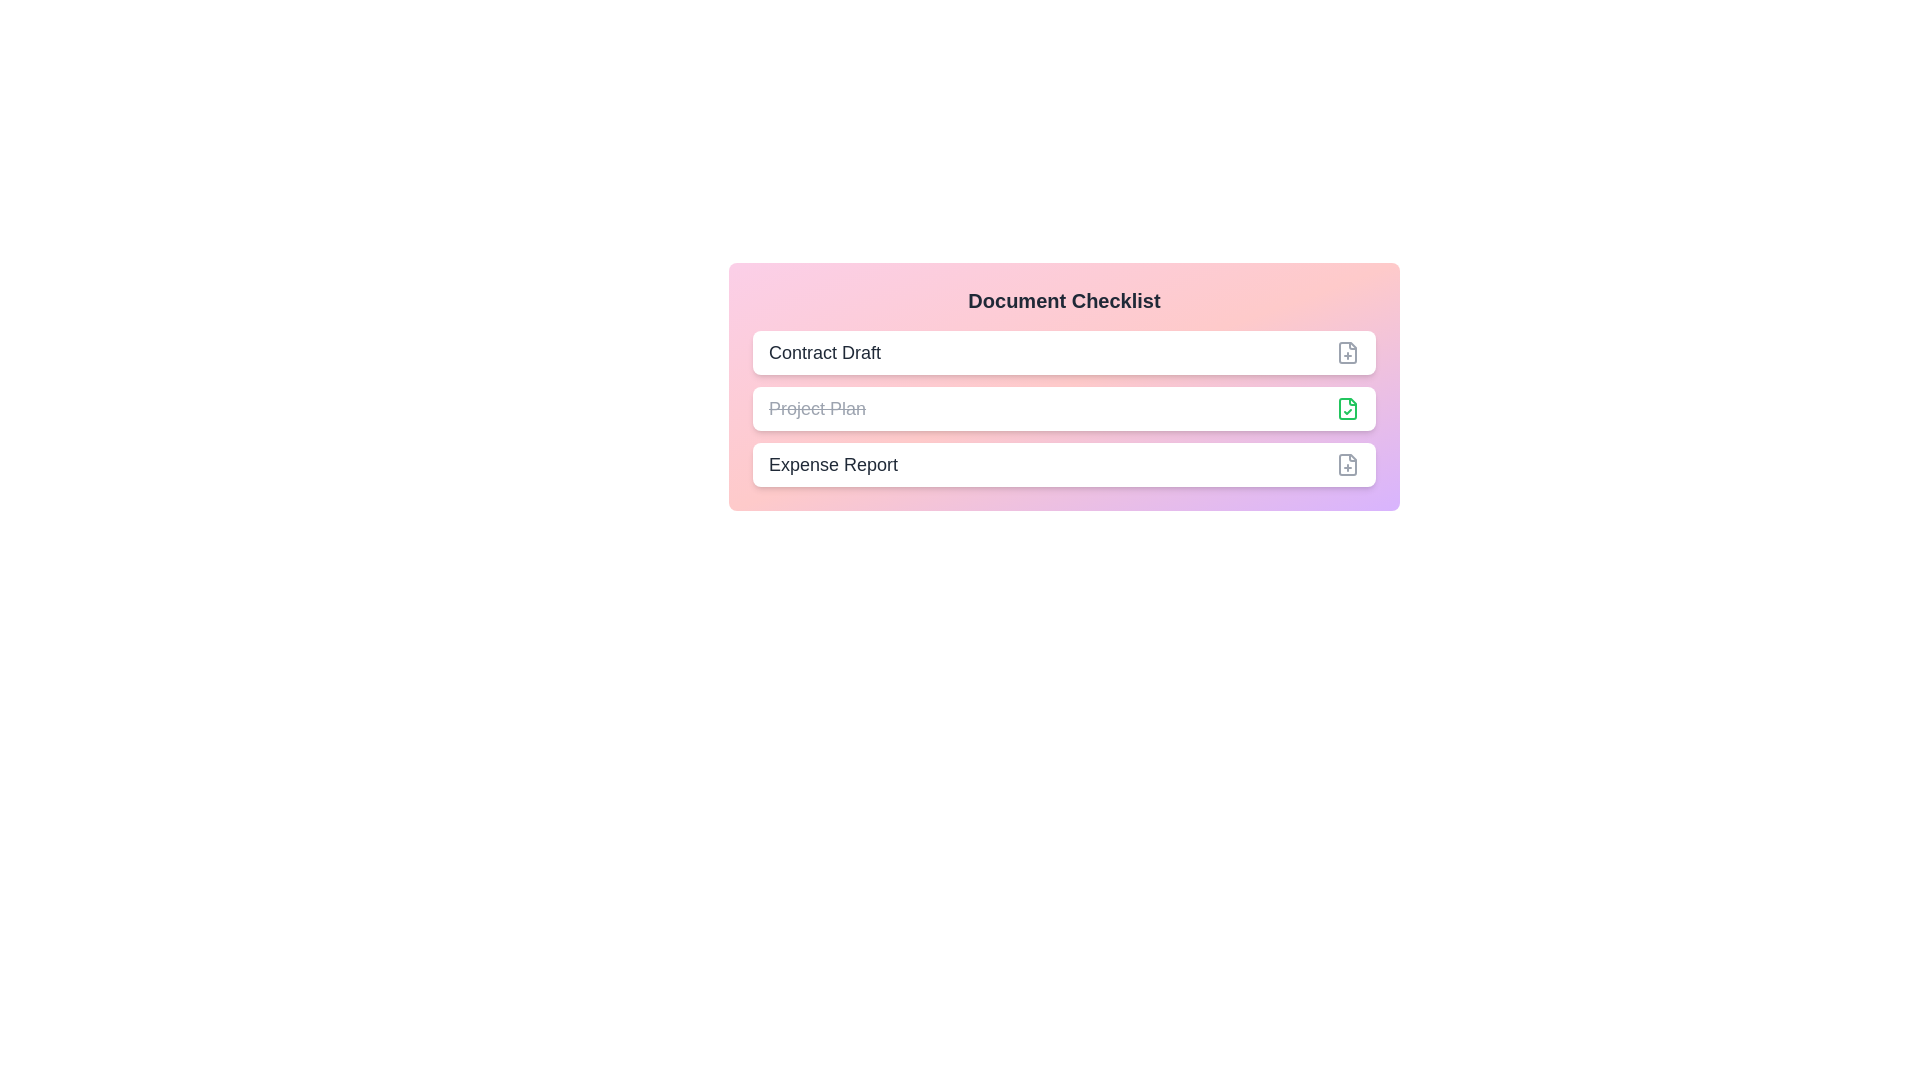  I want to click on toggle button for the document titled 'Expense Report' to change its completion status, so click(1348, 465).